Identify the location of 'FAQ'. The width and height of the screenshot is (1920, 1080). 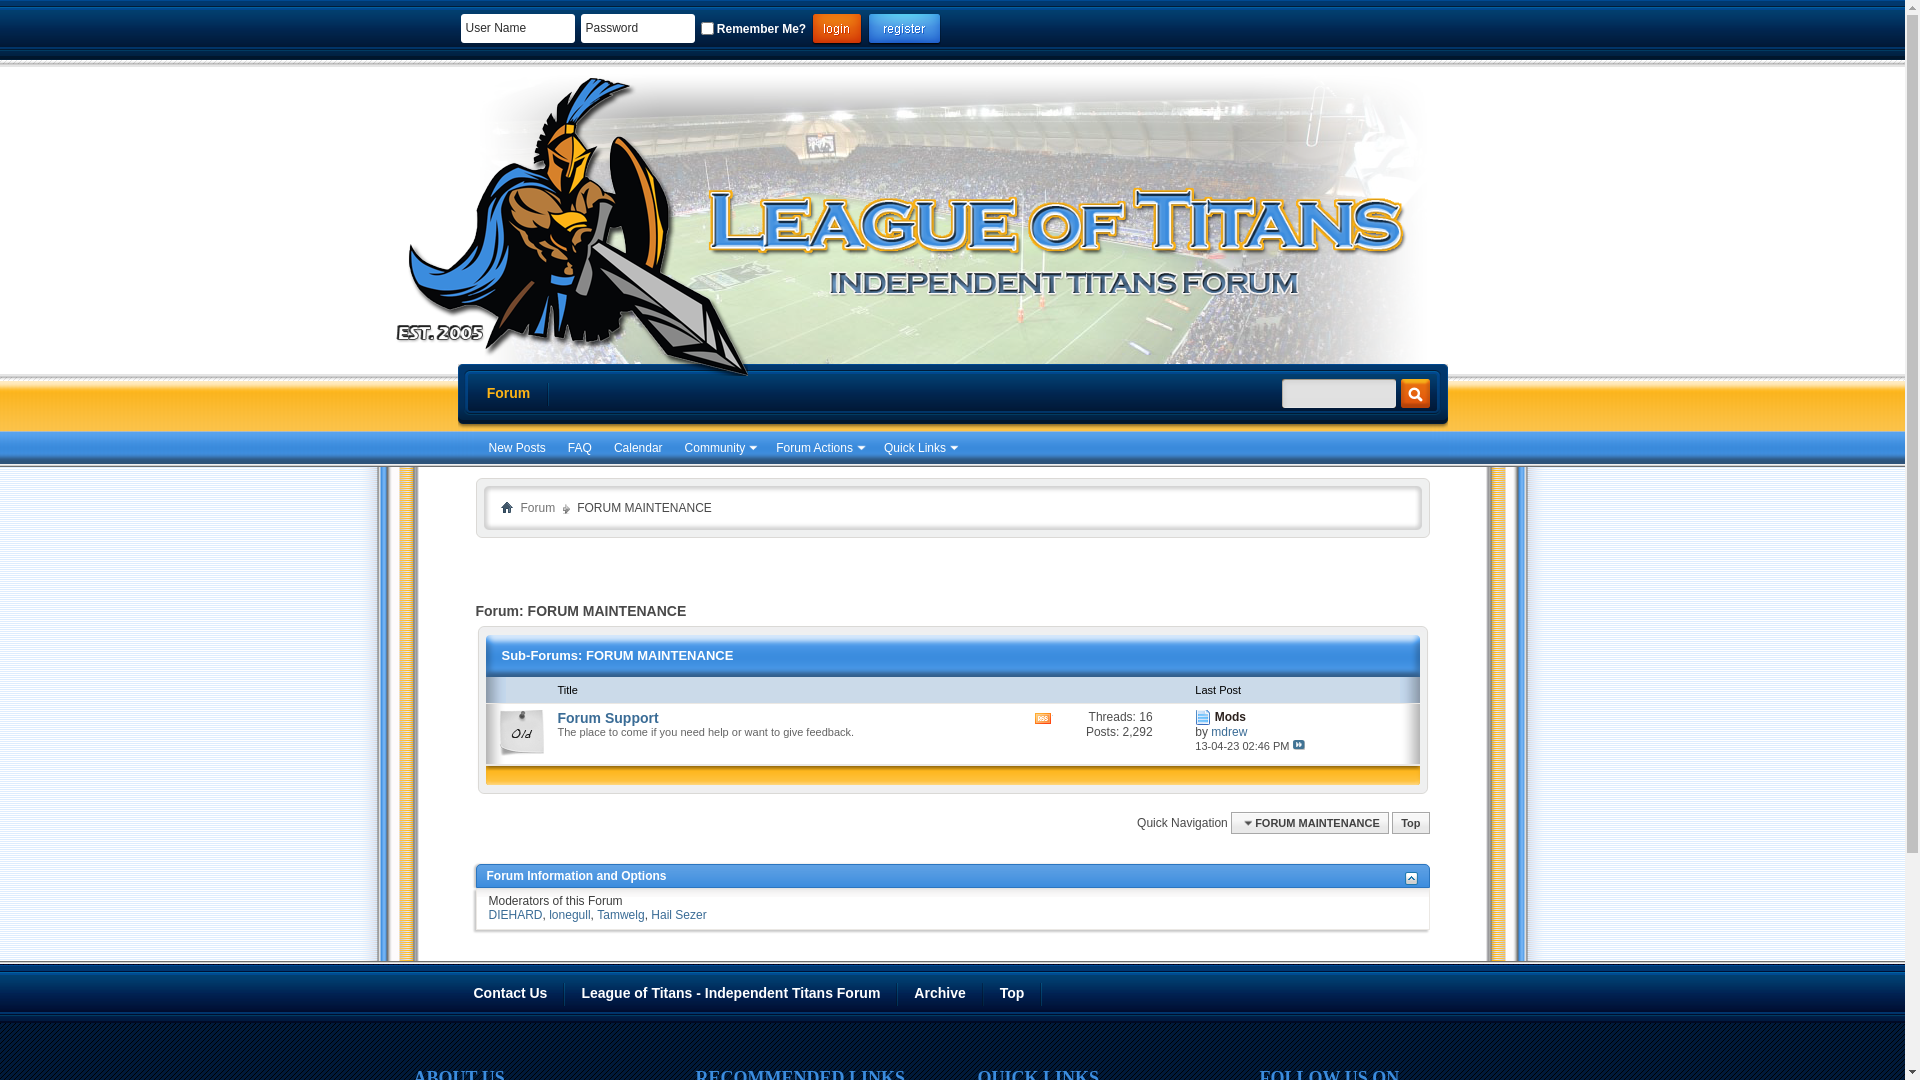
(579, 447).